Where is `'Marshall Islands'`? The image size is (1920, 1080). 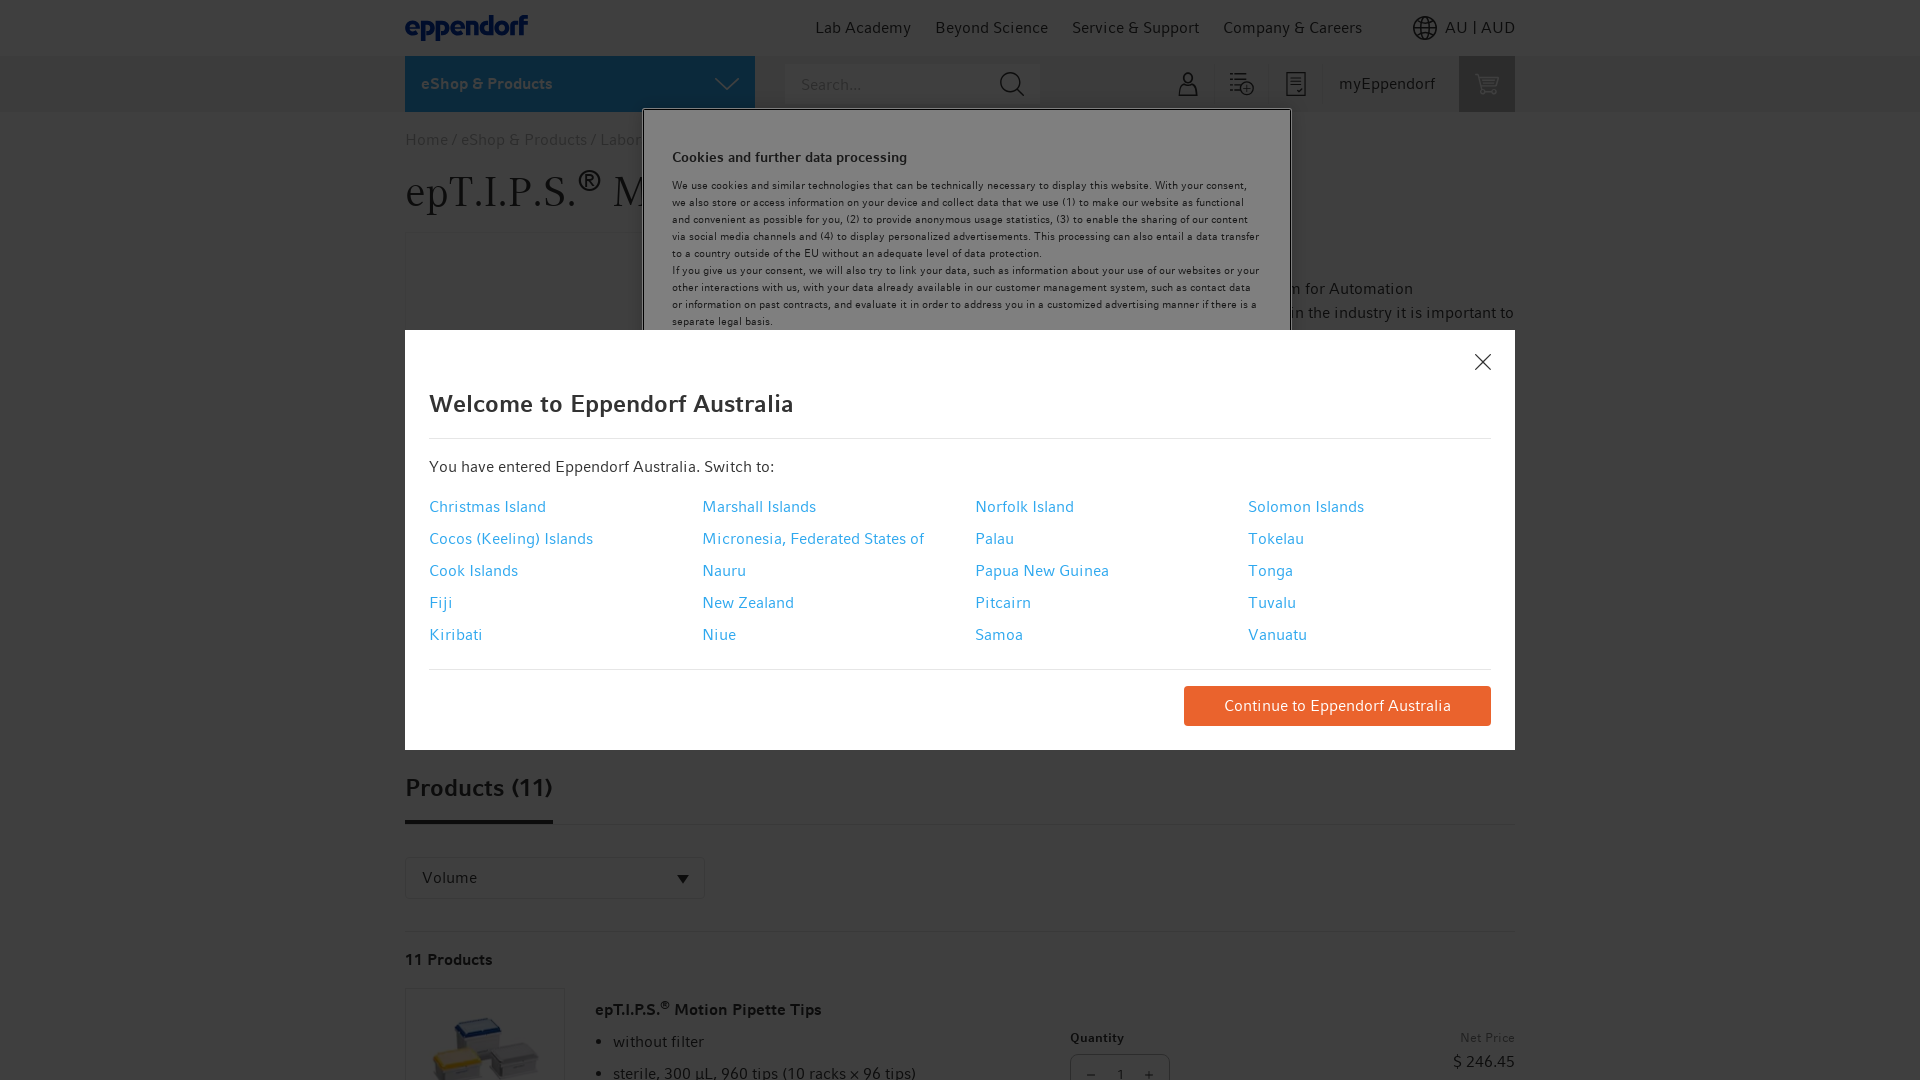 'Marshall Islands' is located at coordinates (757, 505).